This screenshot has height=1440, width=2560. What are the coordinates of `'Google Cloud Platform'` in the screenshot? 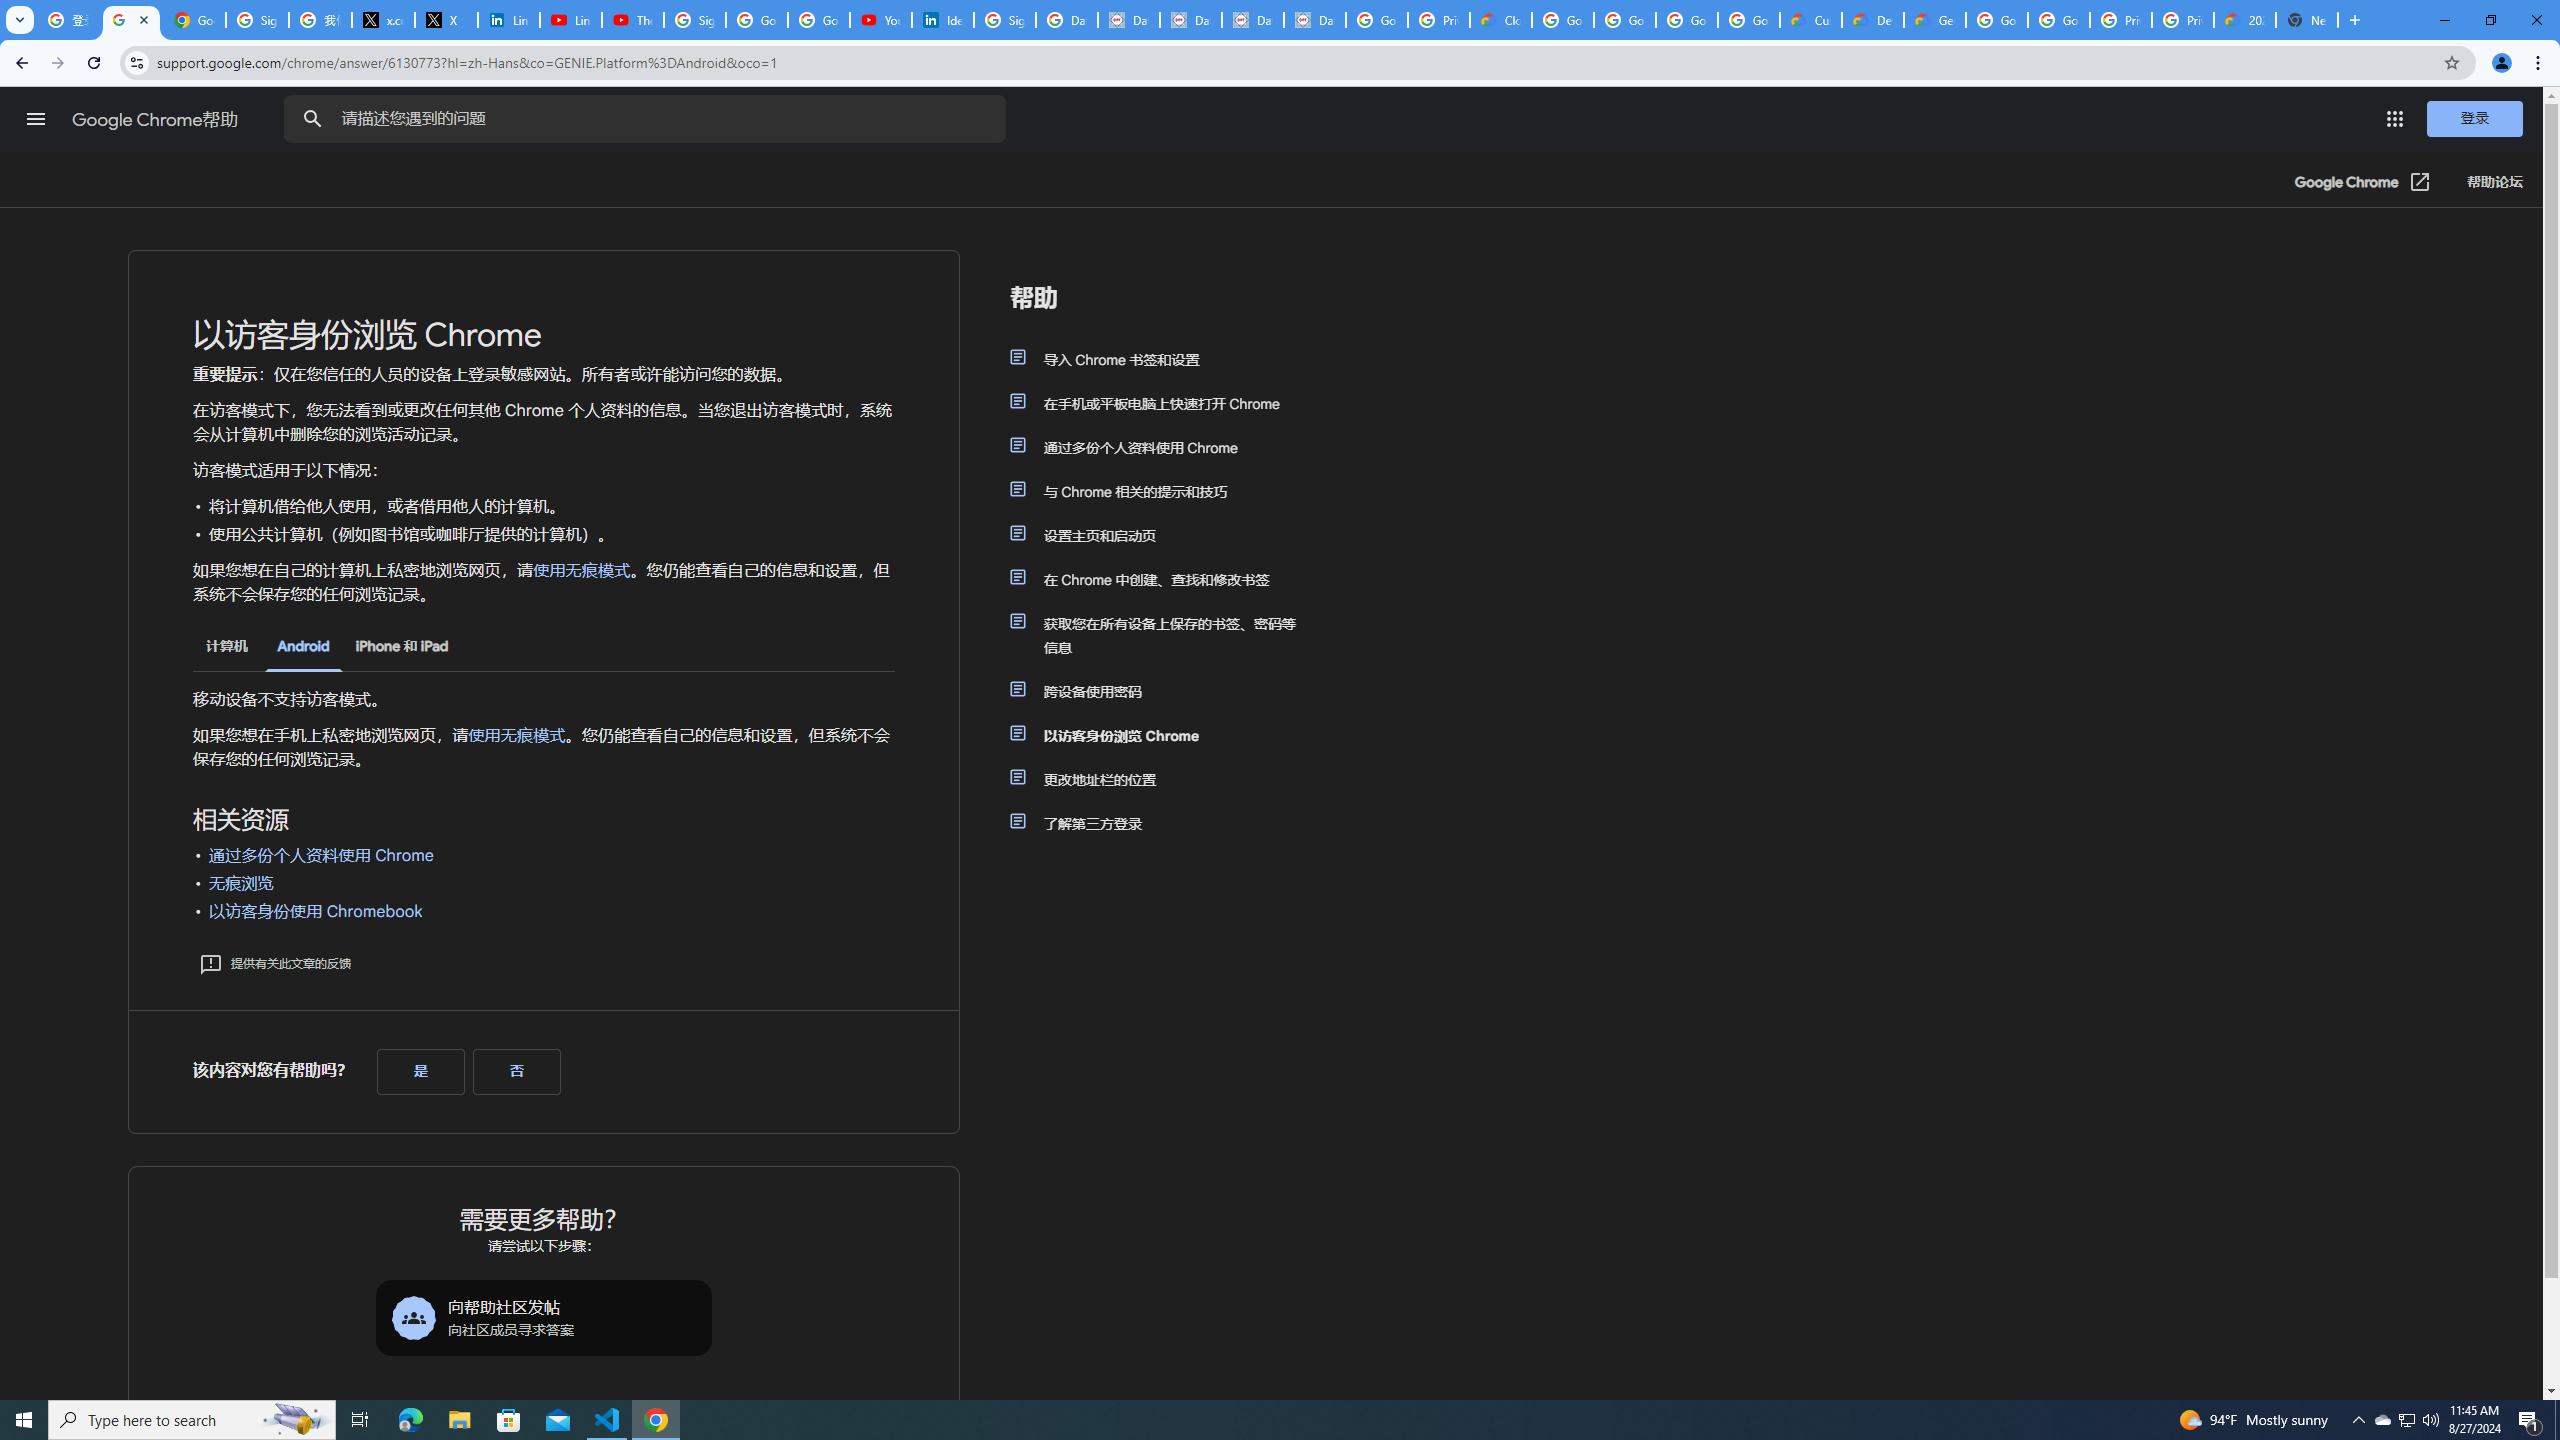 It's located at (2058, 19).